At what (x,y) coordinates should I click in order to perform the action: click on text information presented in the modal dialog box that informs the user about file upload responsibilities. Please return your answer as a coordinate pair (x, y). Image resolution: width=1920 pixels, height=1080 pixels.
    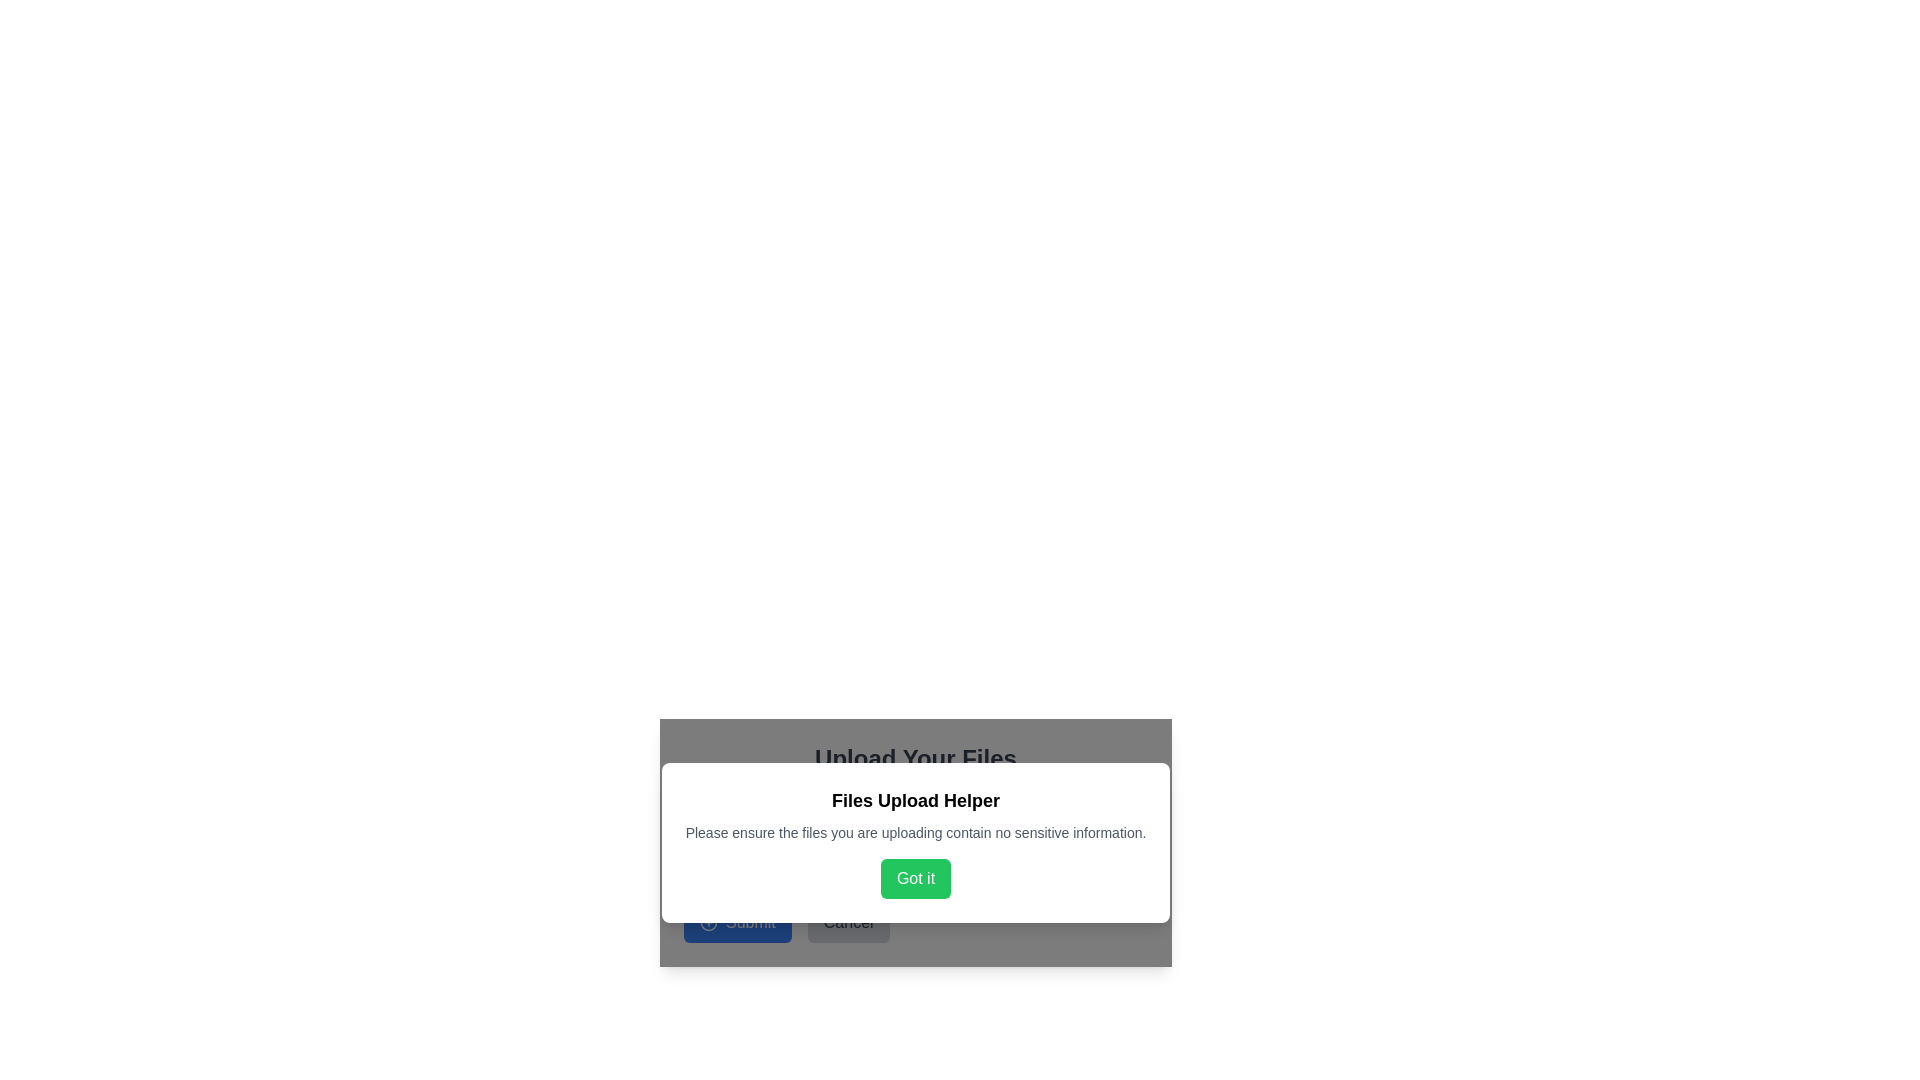
    Looking at the image, I should click on (915, 843).